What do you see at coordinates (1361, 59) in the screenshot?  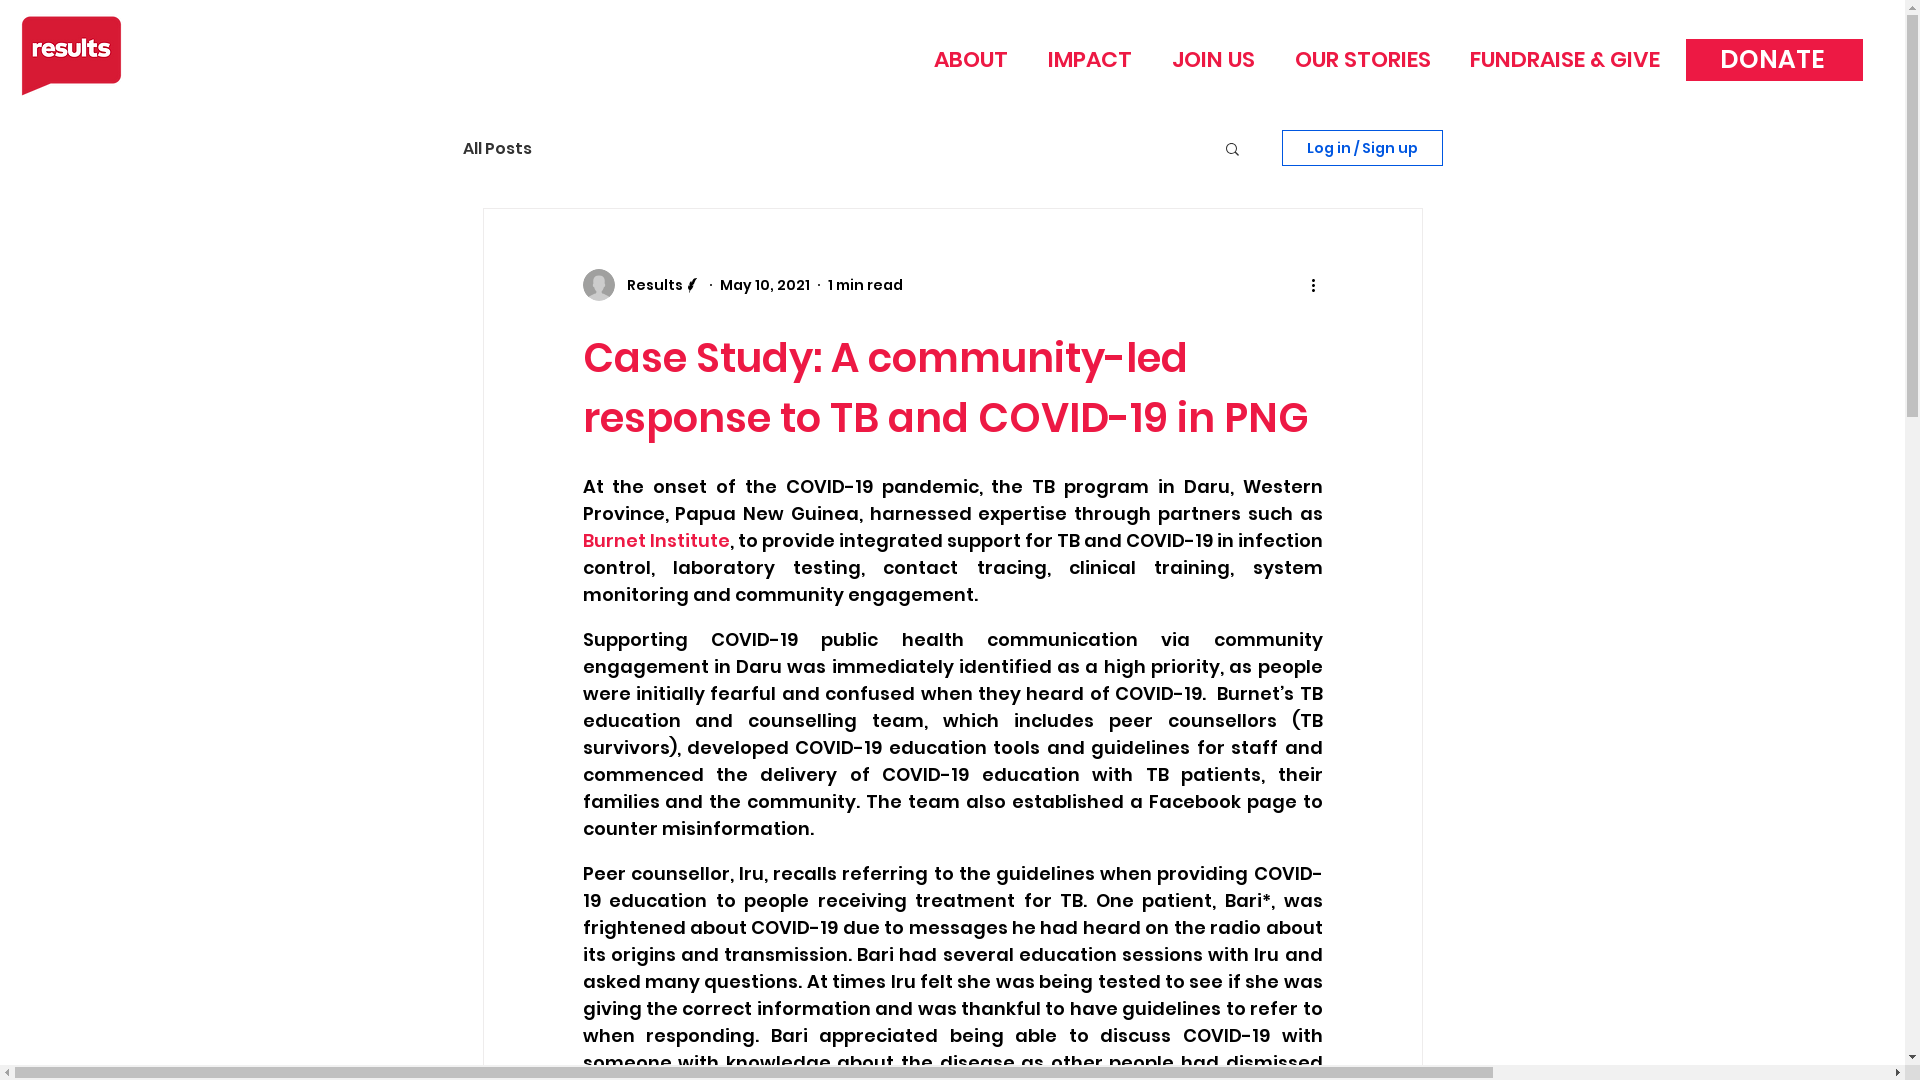 I see `'OUR STORIES'` at bounding box center [1361, 59].